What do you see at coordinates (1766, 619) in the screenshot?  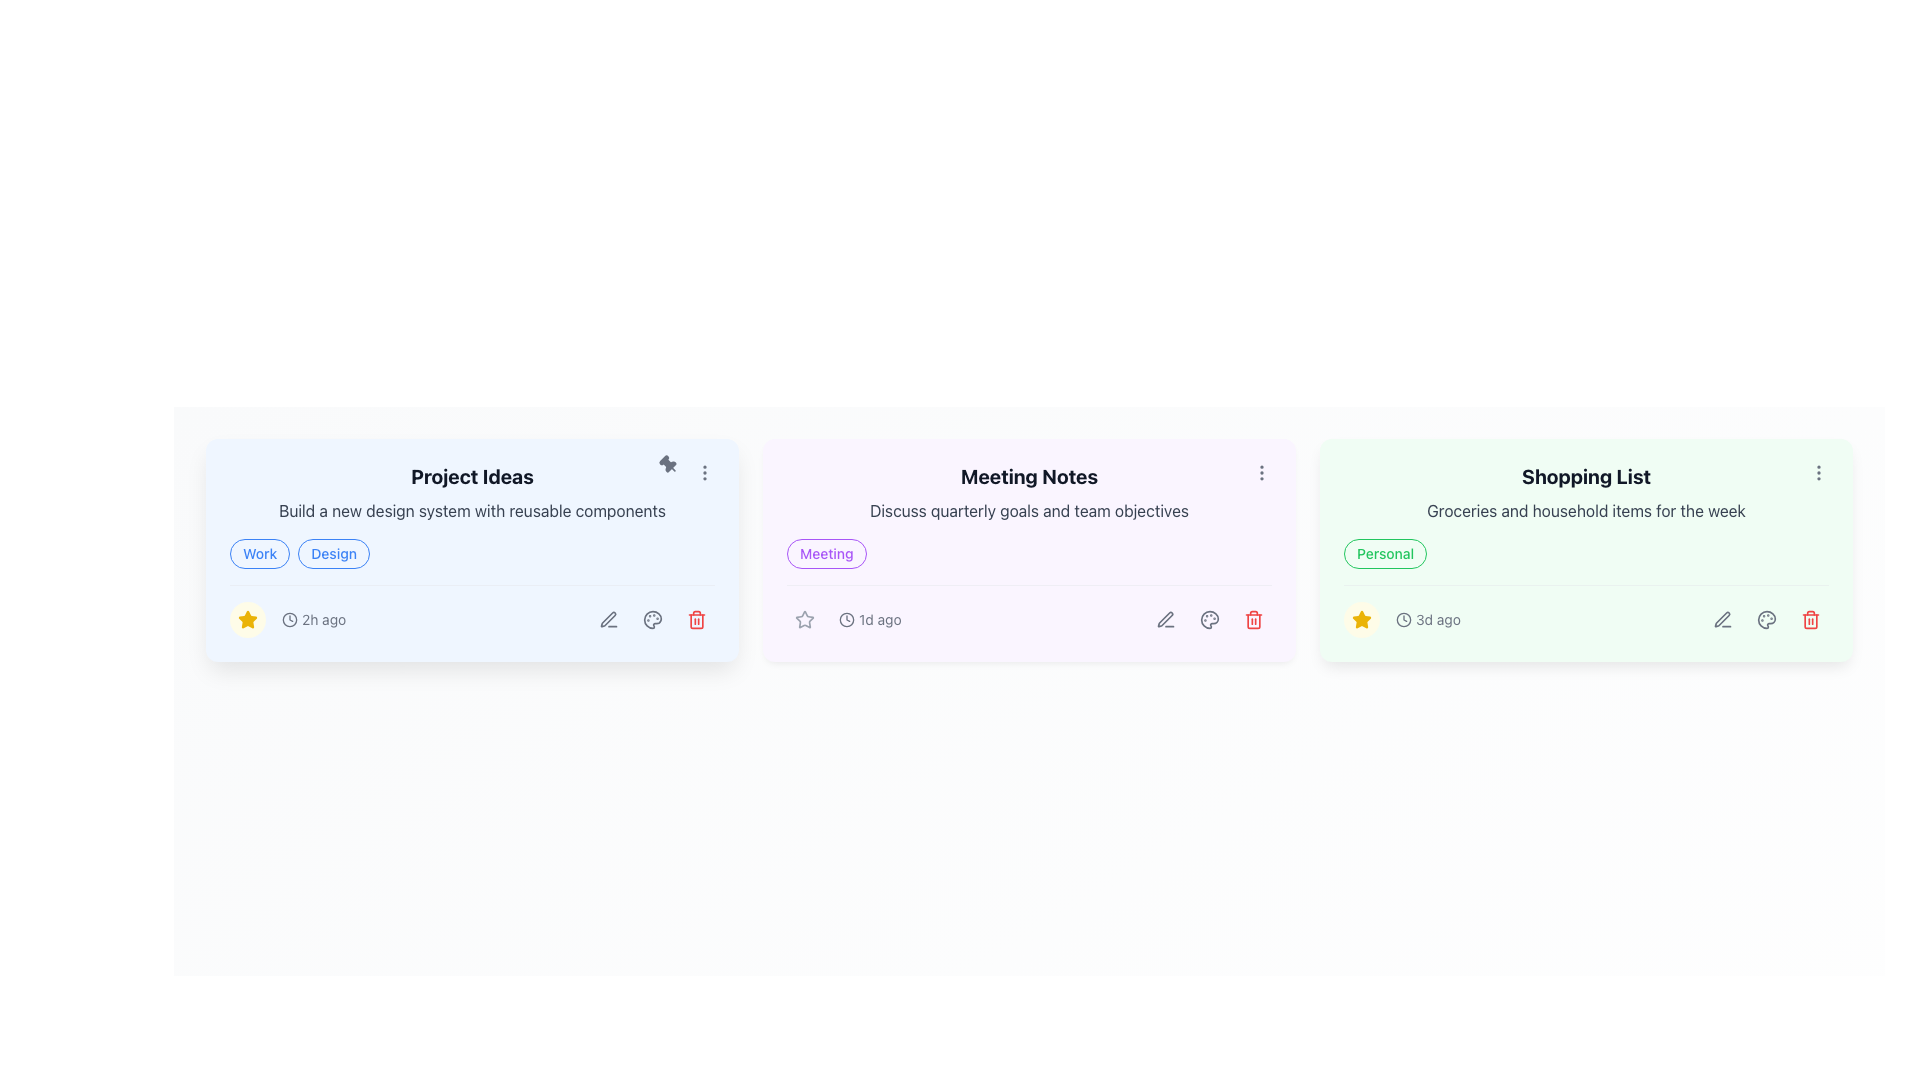 I see `the decorative icon located in the bottom section of the third card labeled 'Shopping List', which is part of the icon row with customization features` at bounding box center [1766, 619].